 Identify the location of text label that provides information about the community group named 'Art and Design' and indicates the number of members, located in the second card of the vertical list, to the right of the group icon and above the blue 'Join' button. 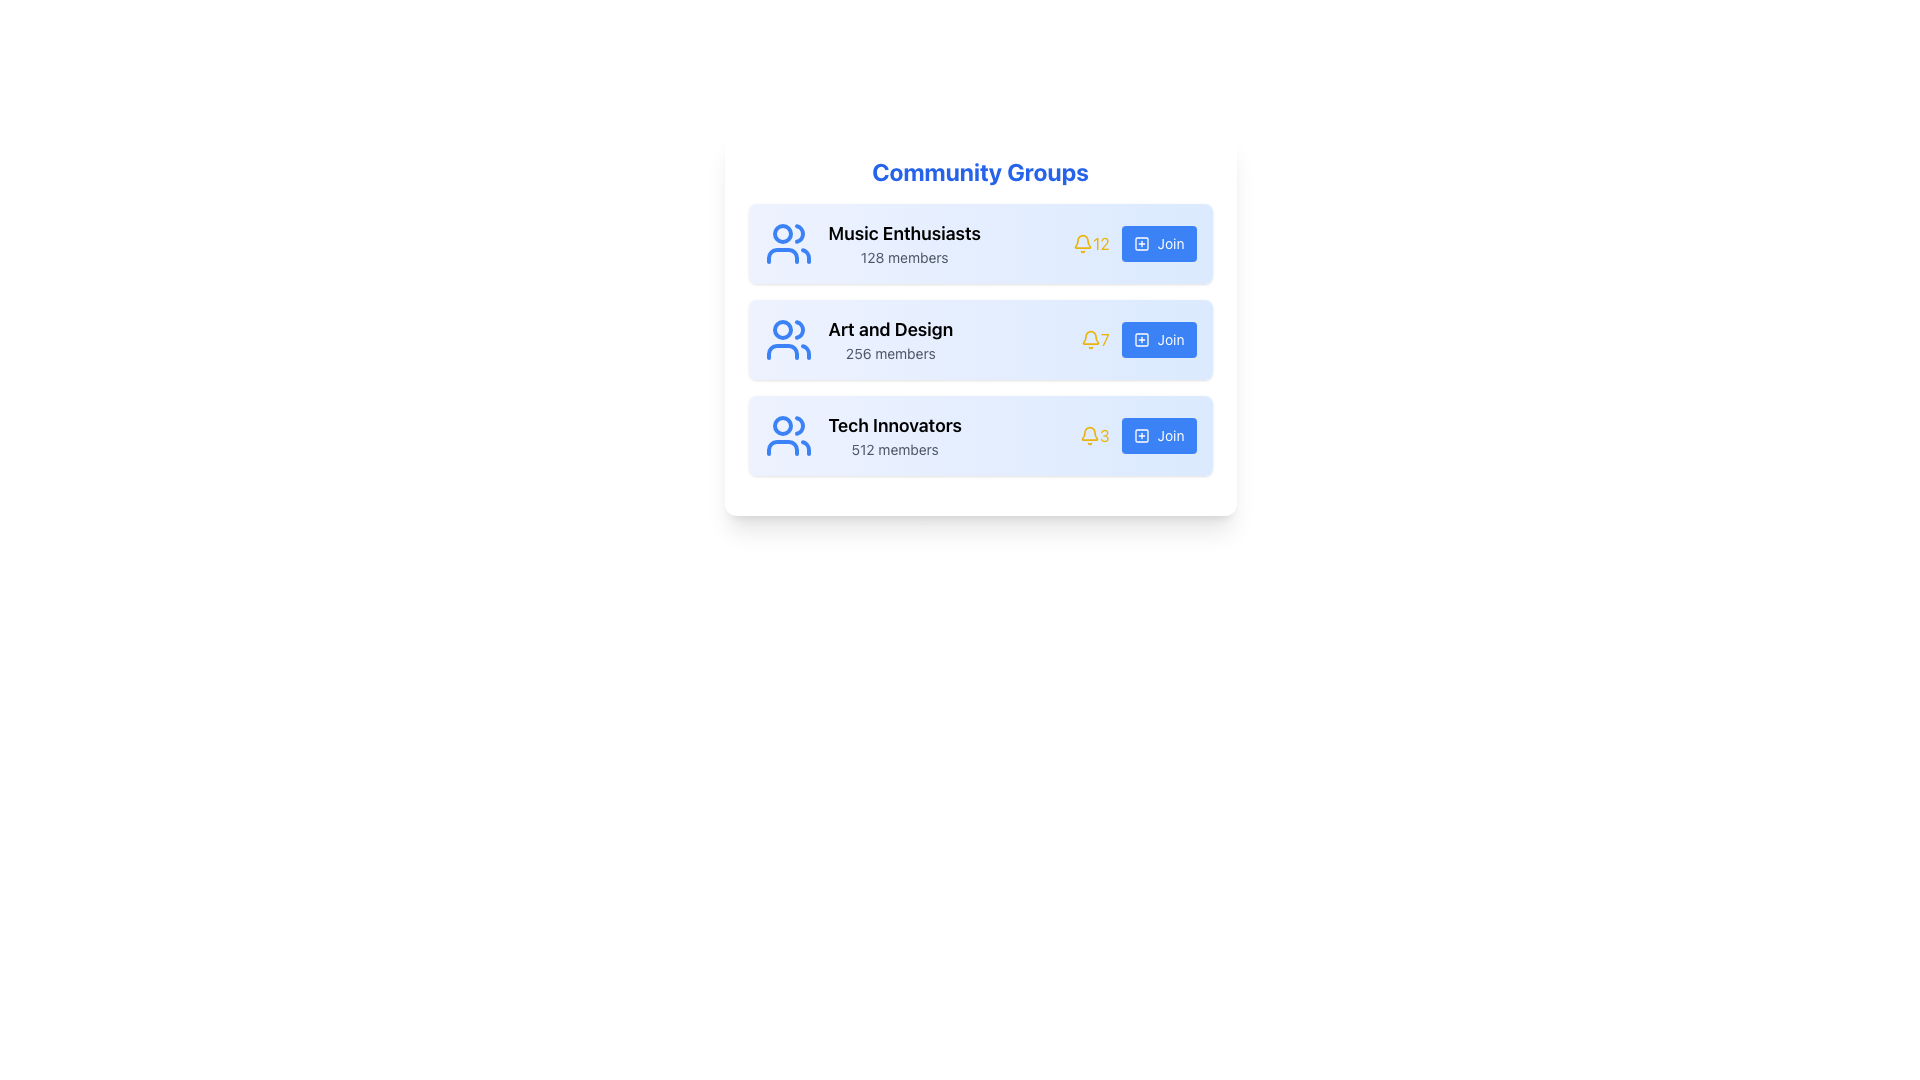
(889, 338).